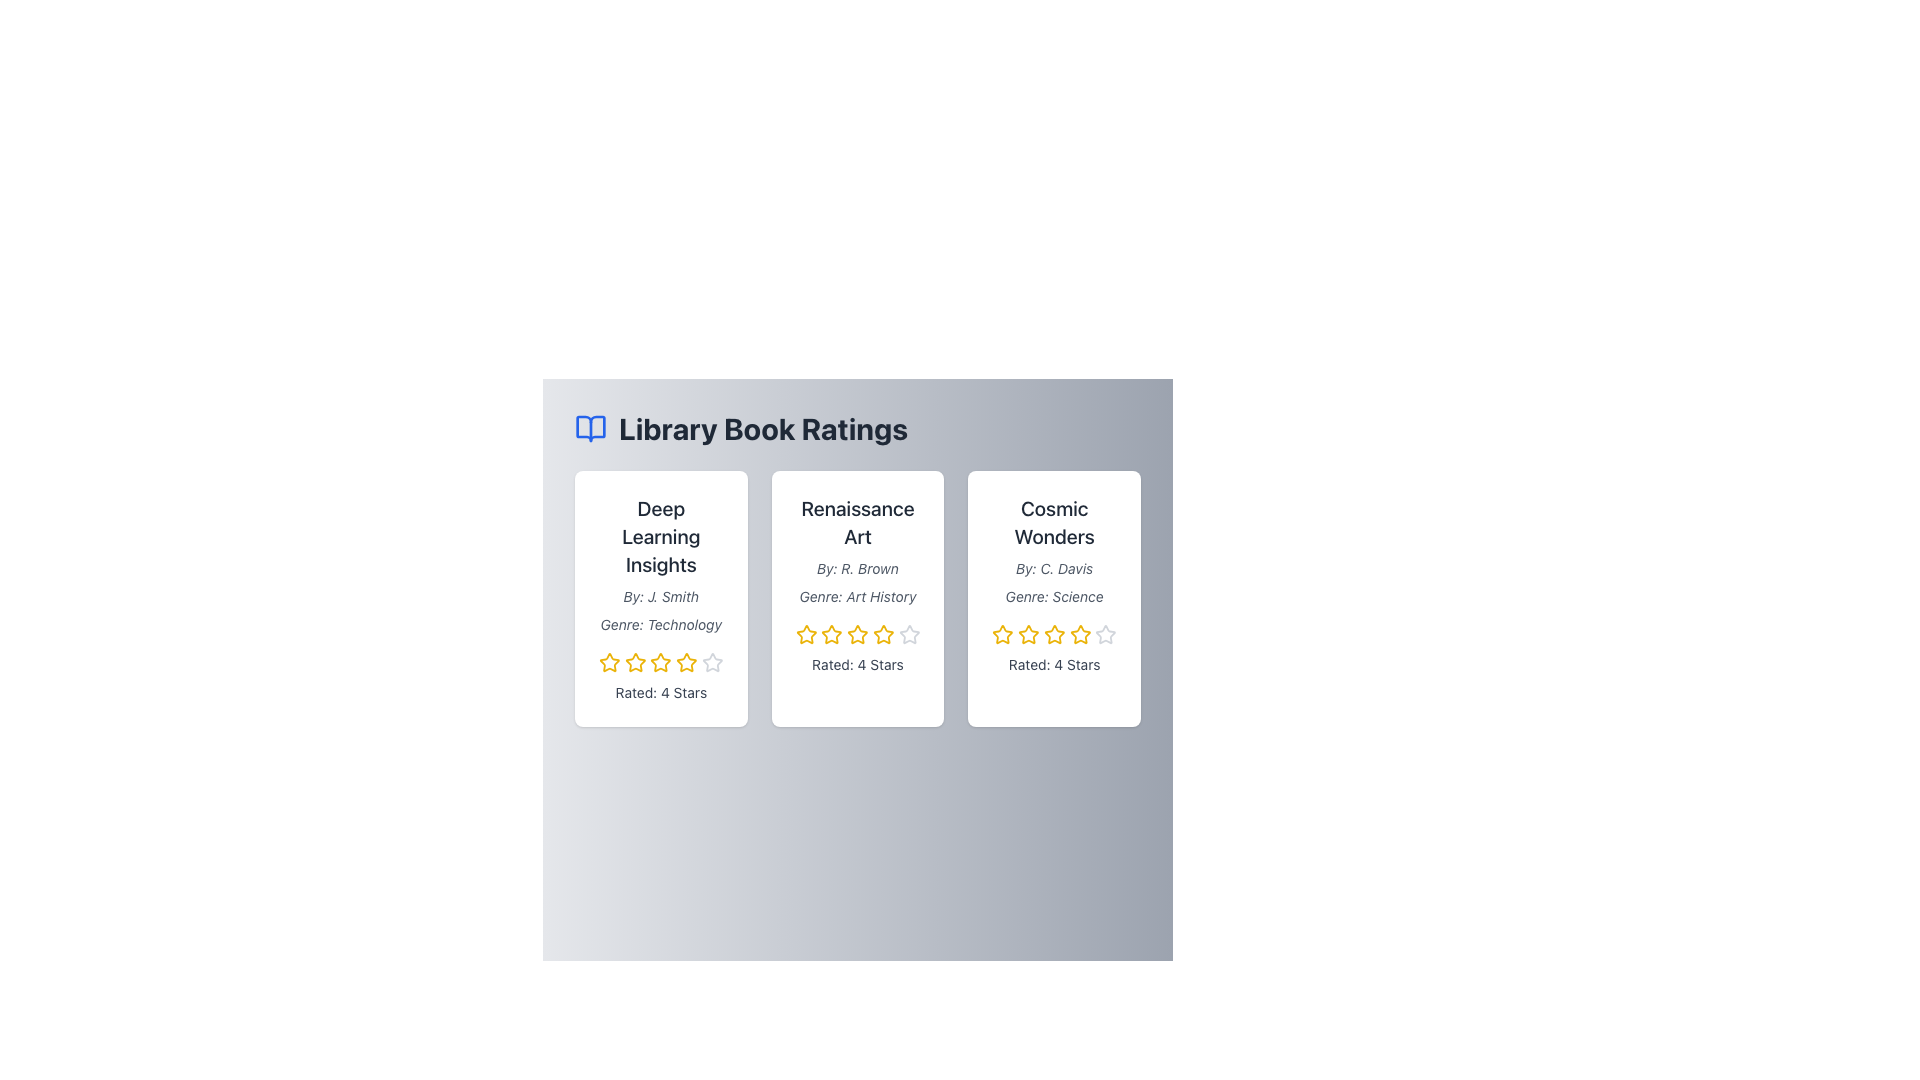 Image resolution: width=1920 pixels, height=1080 pixels. I want to click on the second star-shaped rating icon for the book 'Cosmic Wonders' to activate its hover state, so click(1003, 634).